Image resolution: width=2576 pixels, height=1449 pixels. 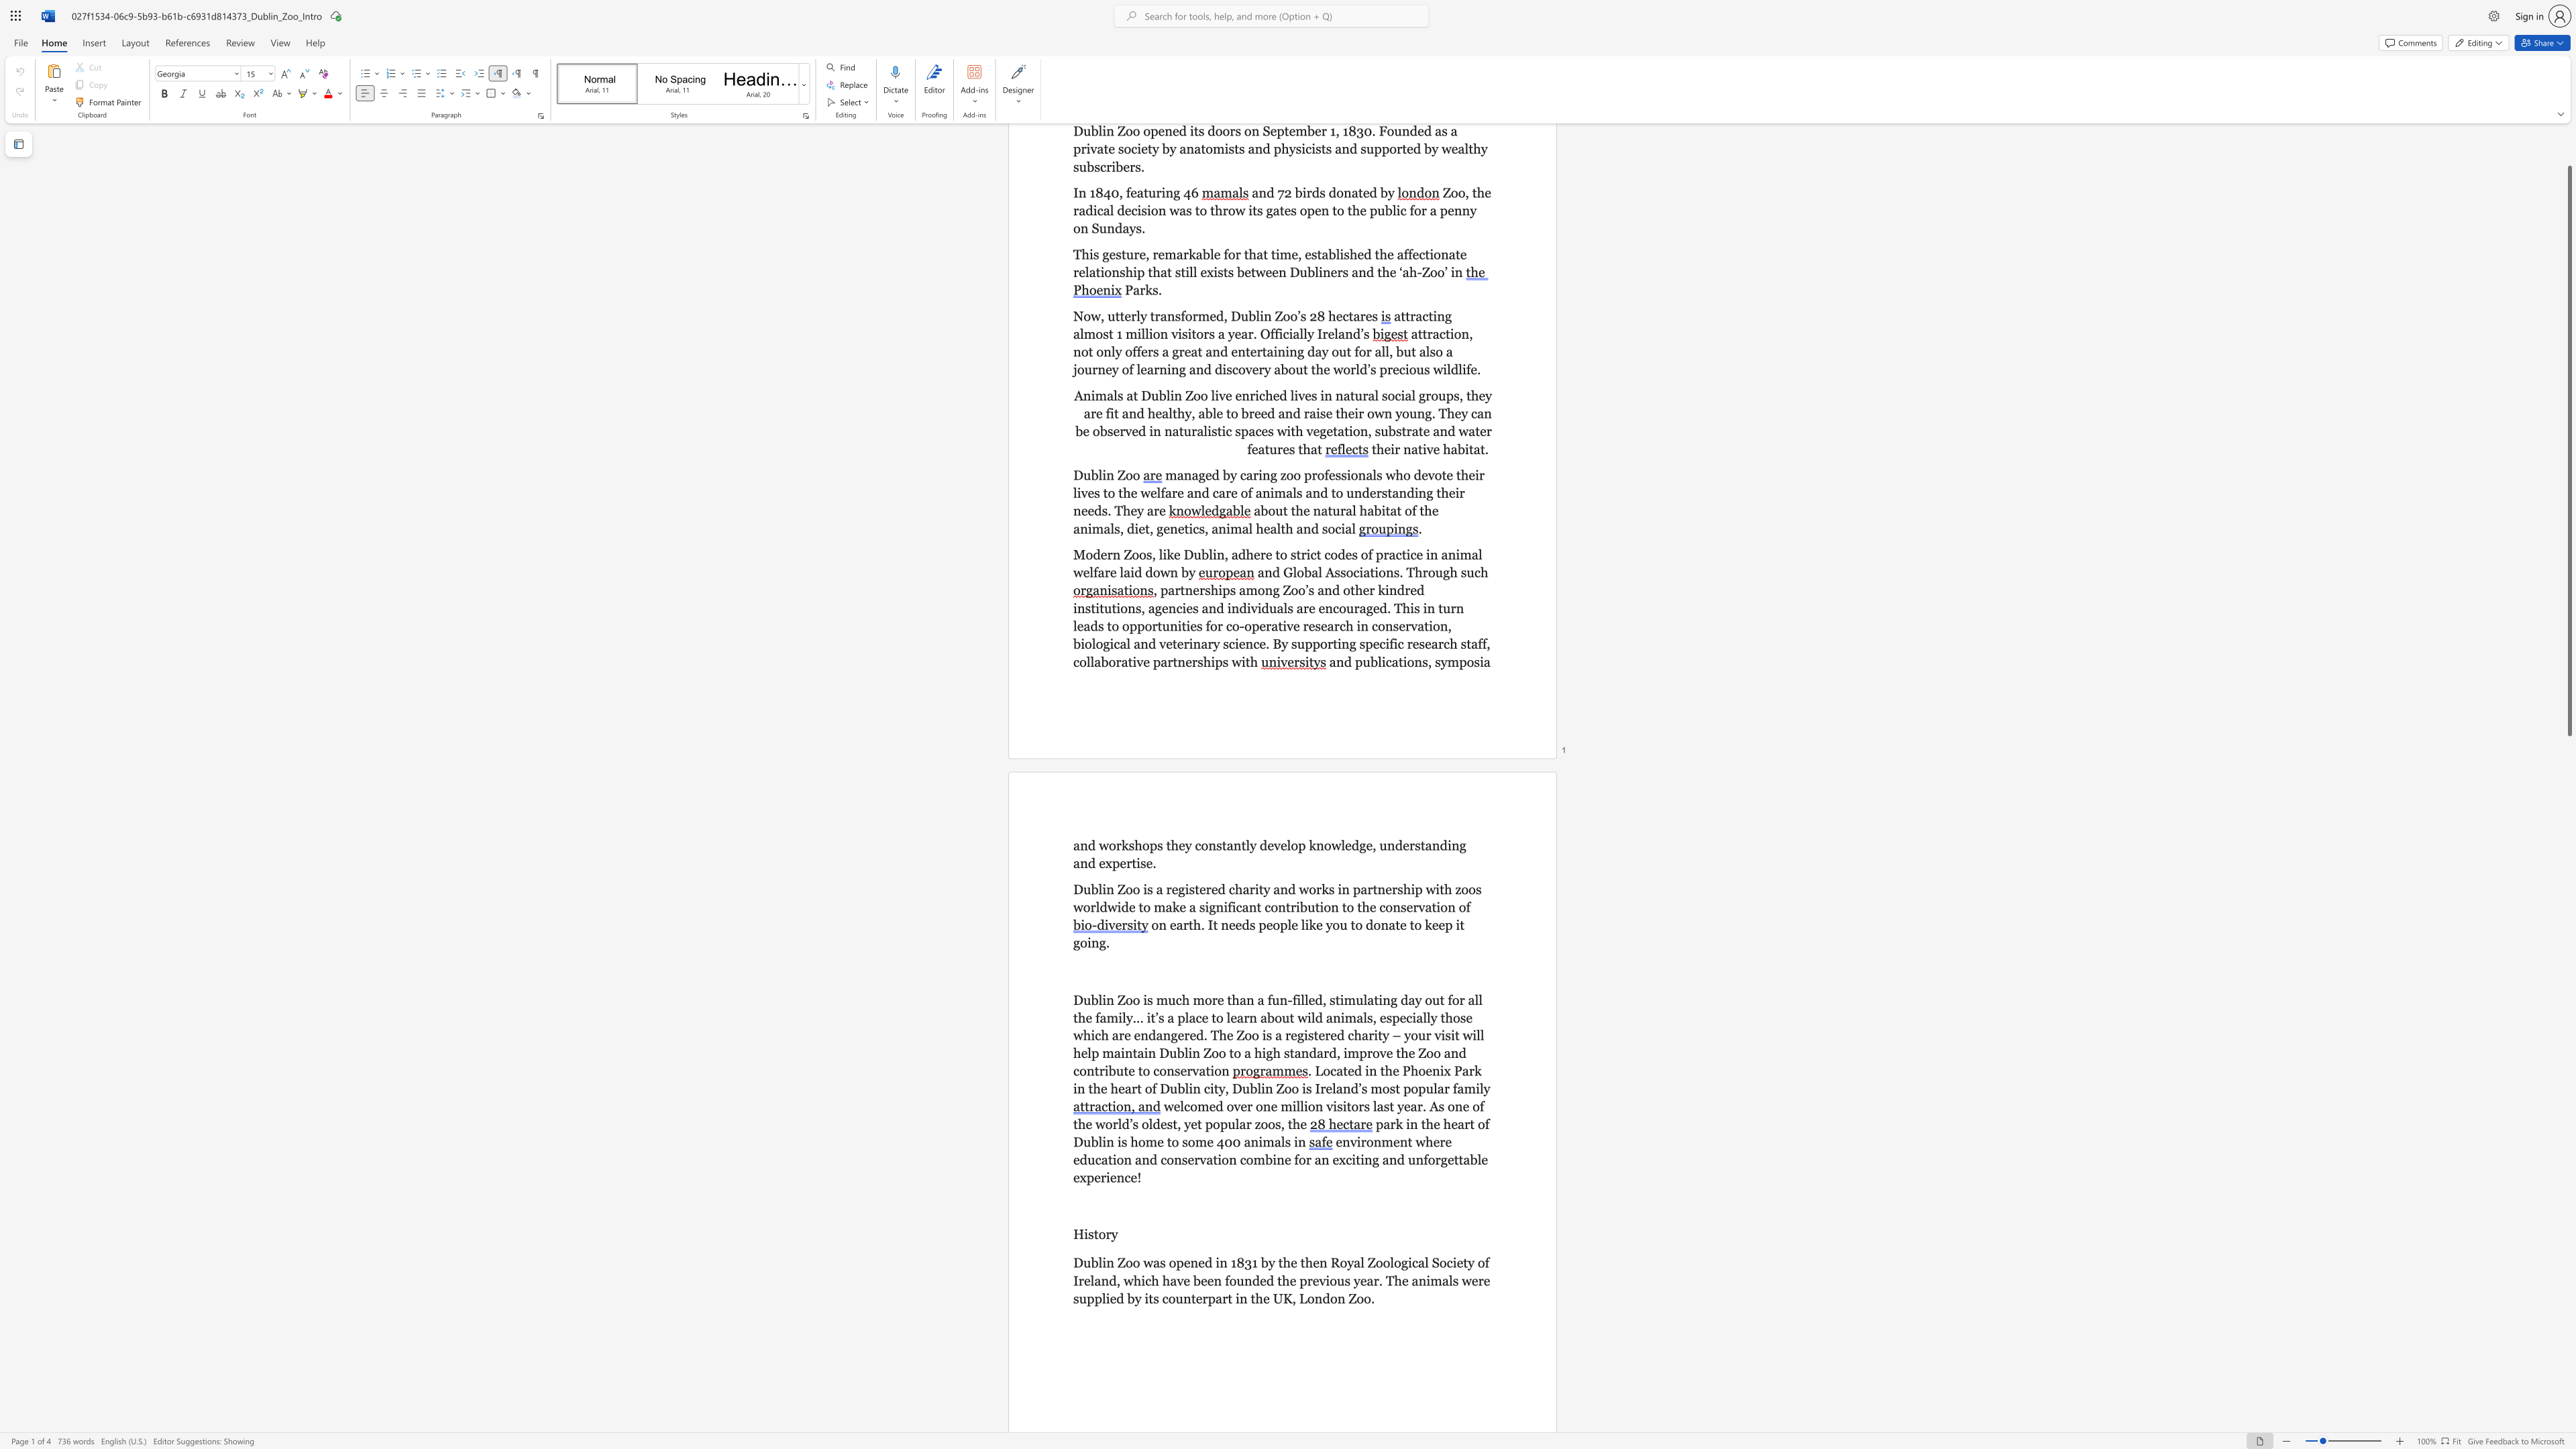 I want to click on the subset text "popular fami" within the text ". Located in the Phoenix Park in the heart of Dublin city, Dublin Zoo is Ireland’s most popular family", so click(x=1403, y=1088).